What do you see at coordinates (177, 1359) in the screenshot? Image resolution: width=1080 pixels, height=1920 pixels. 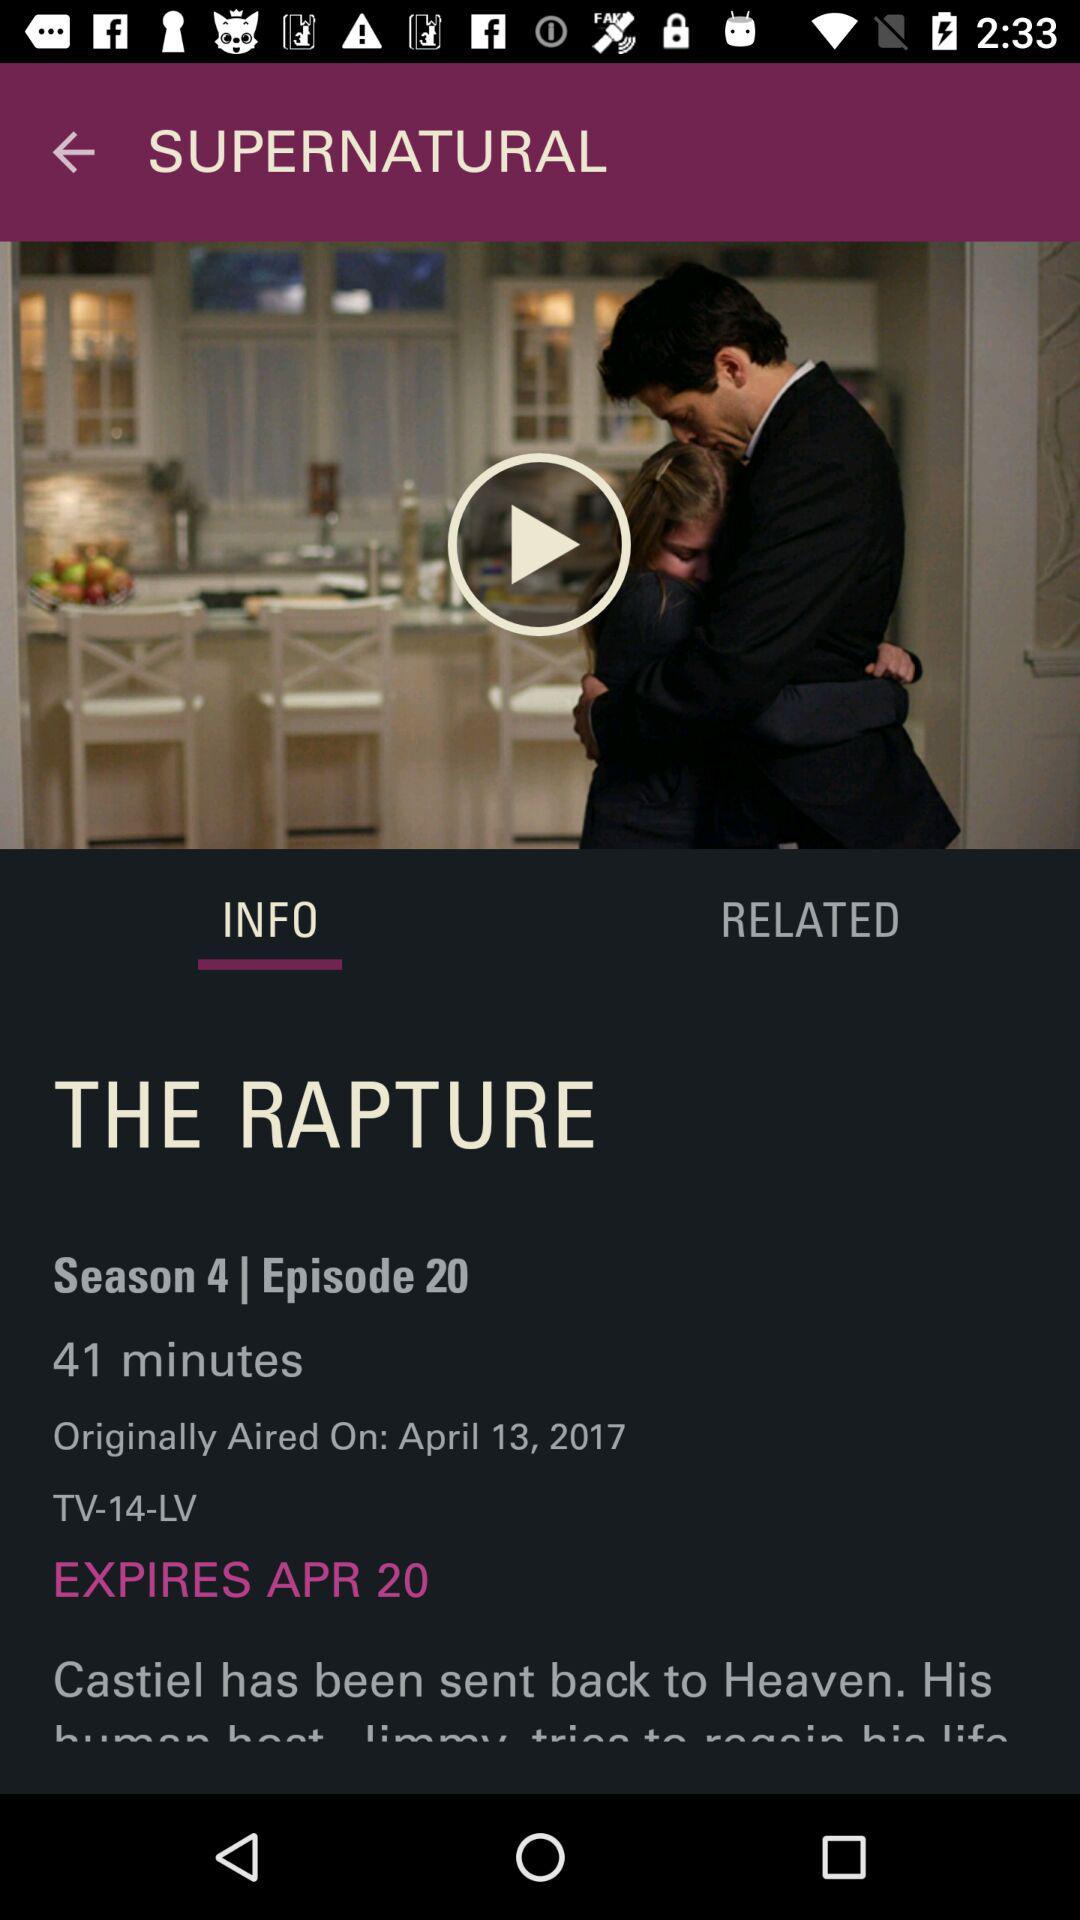 I see `41 minutes icon` at bounding box center [177, 1359].